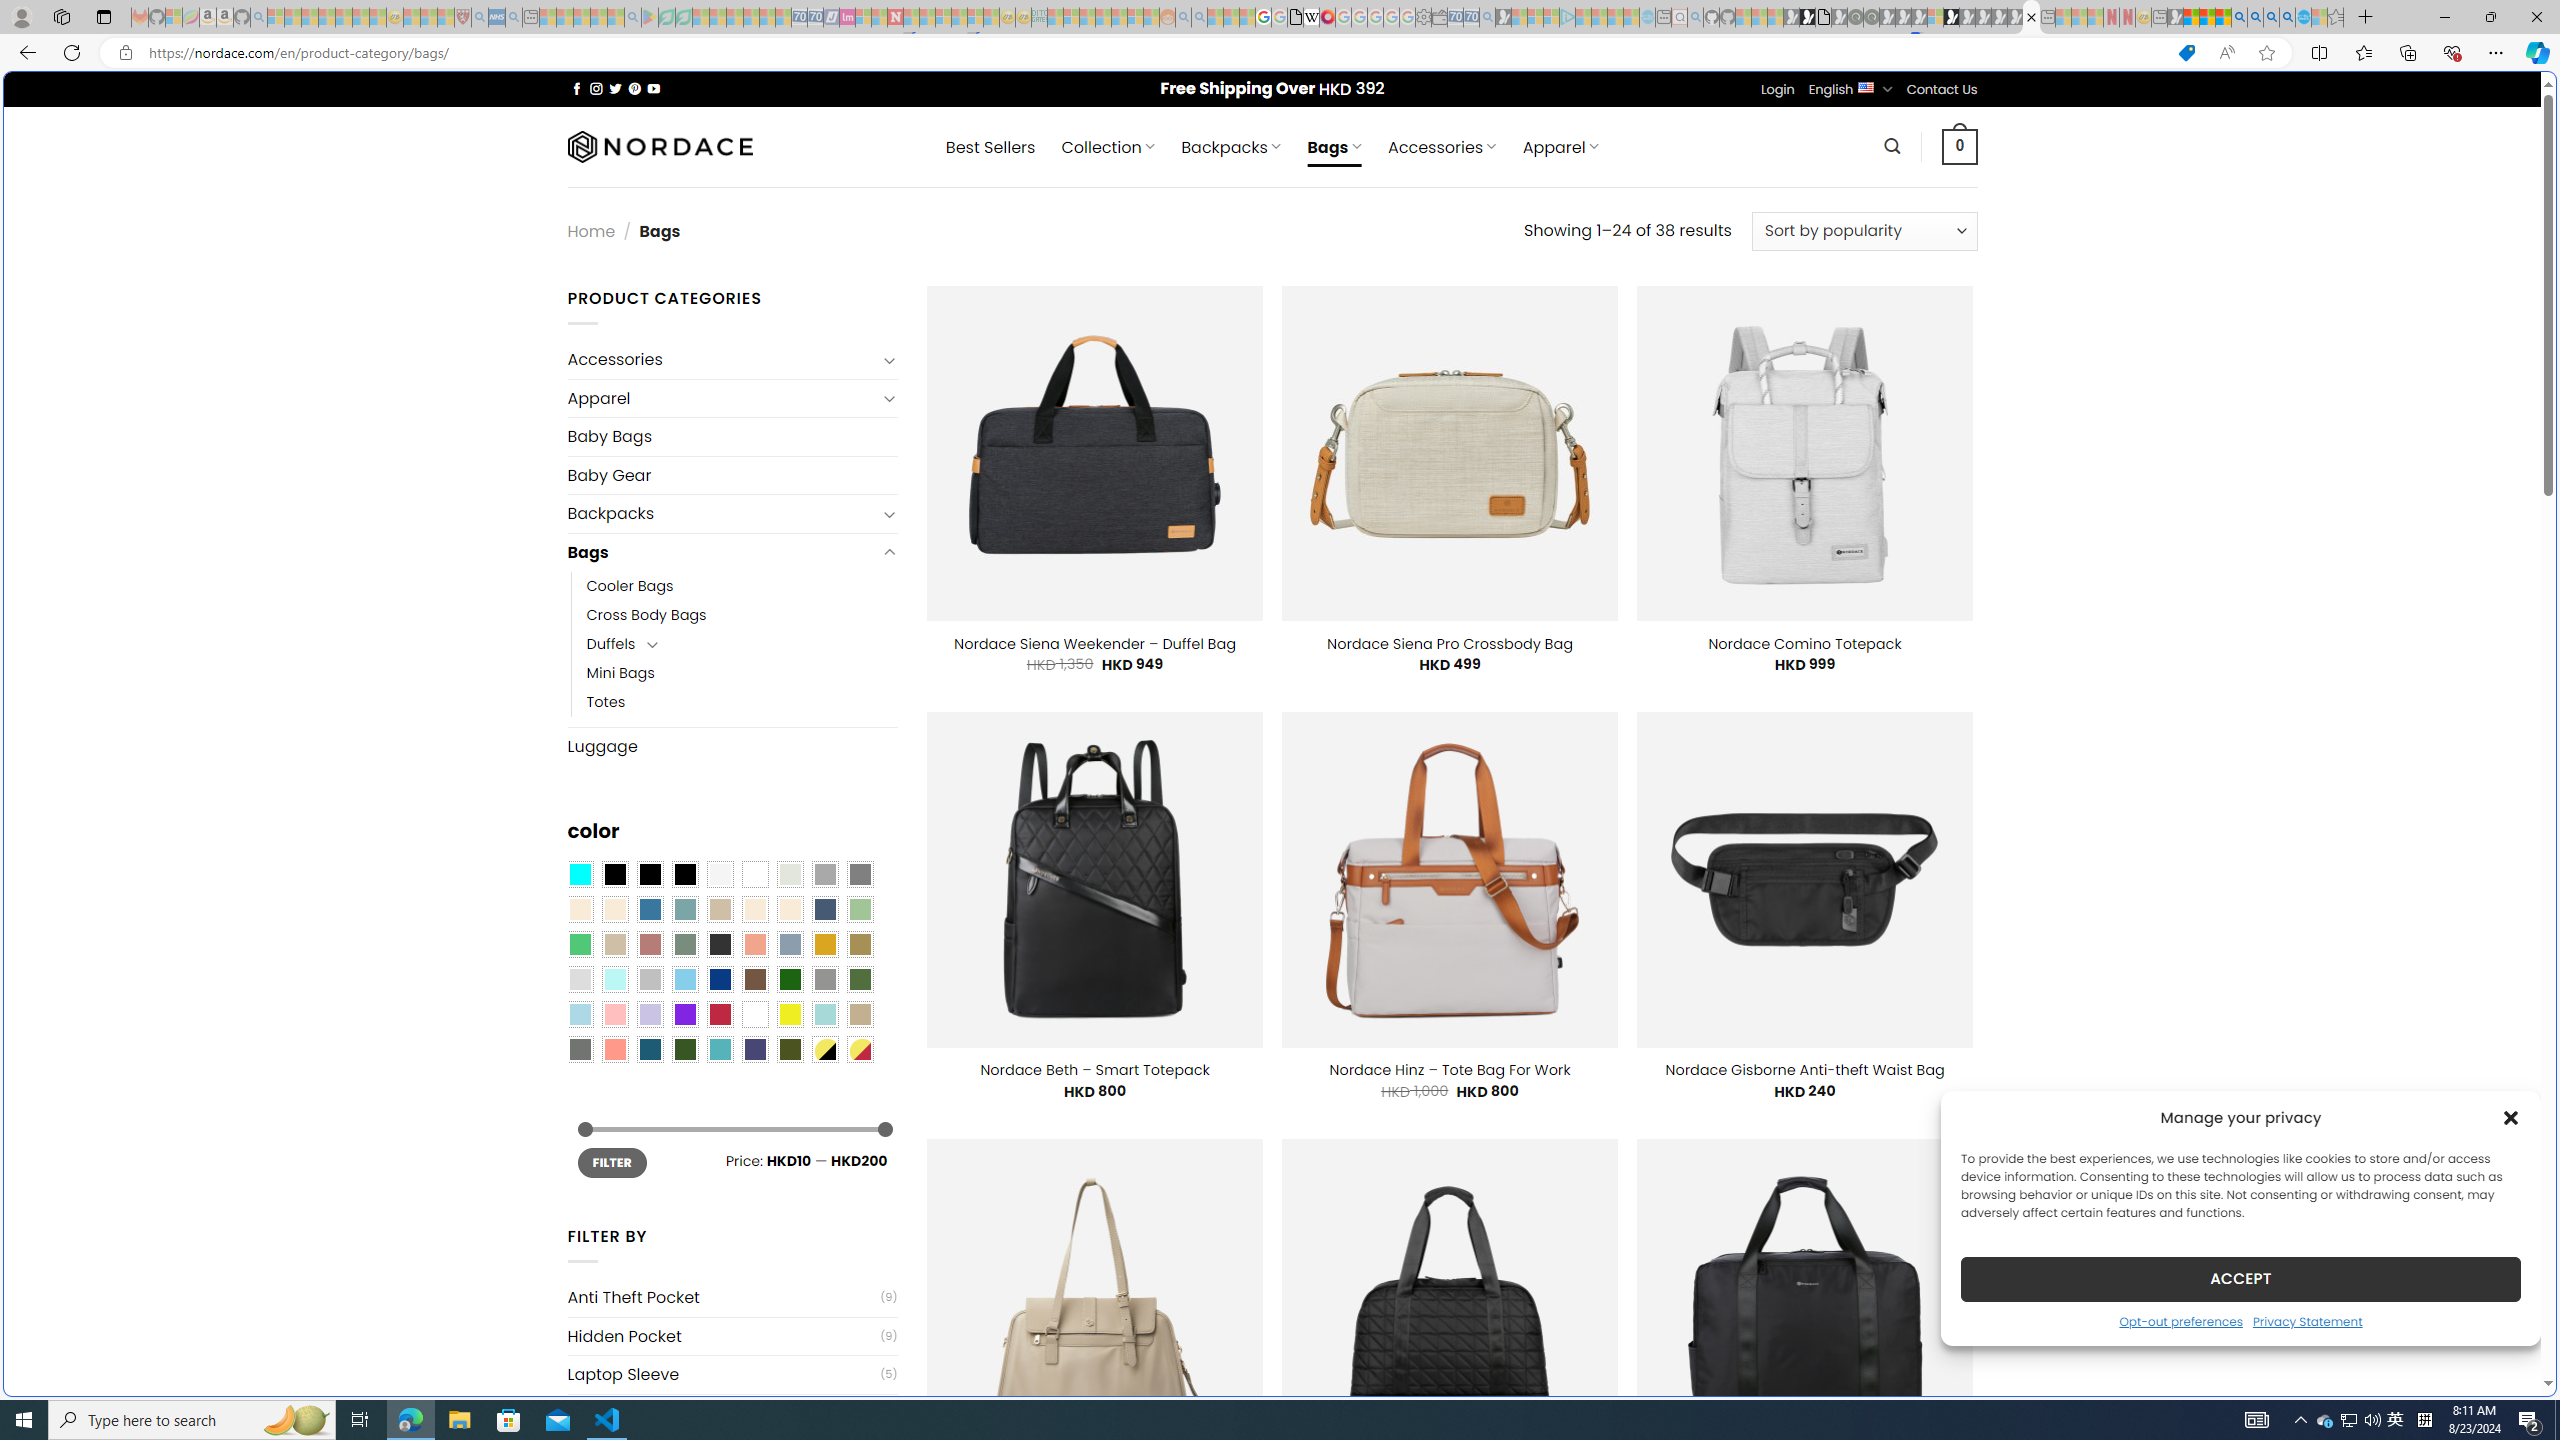  Describe the element at coordinates (754, 909) in the screenshot. I see `'Caramel'` at that location.